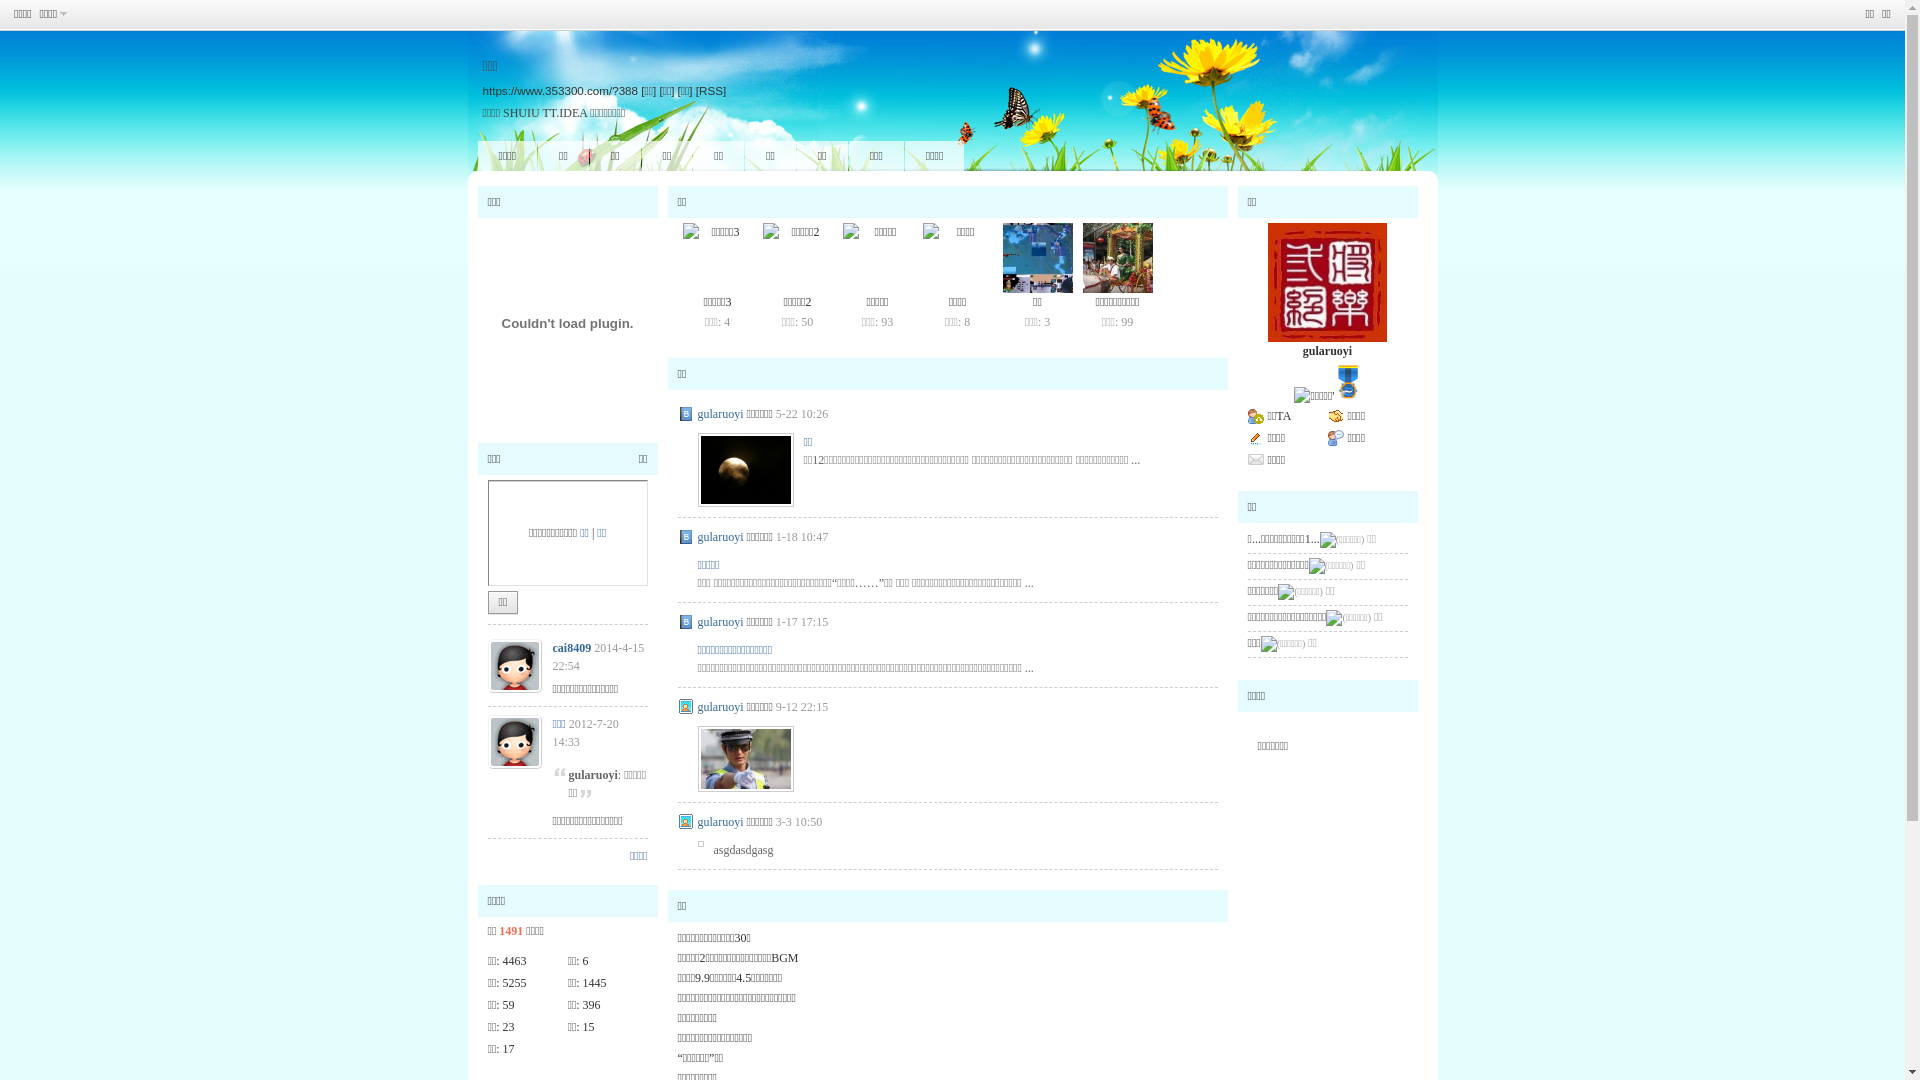 The image size is (1920, 1080). What do you see at coordinates (560, 90) in the screenshot?
I see `'https://www.353300.com/?388'` at bounding box center [560, 90].